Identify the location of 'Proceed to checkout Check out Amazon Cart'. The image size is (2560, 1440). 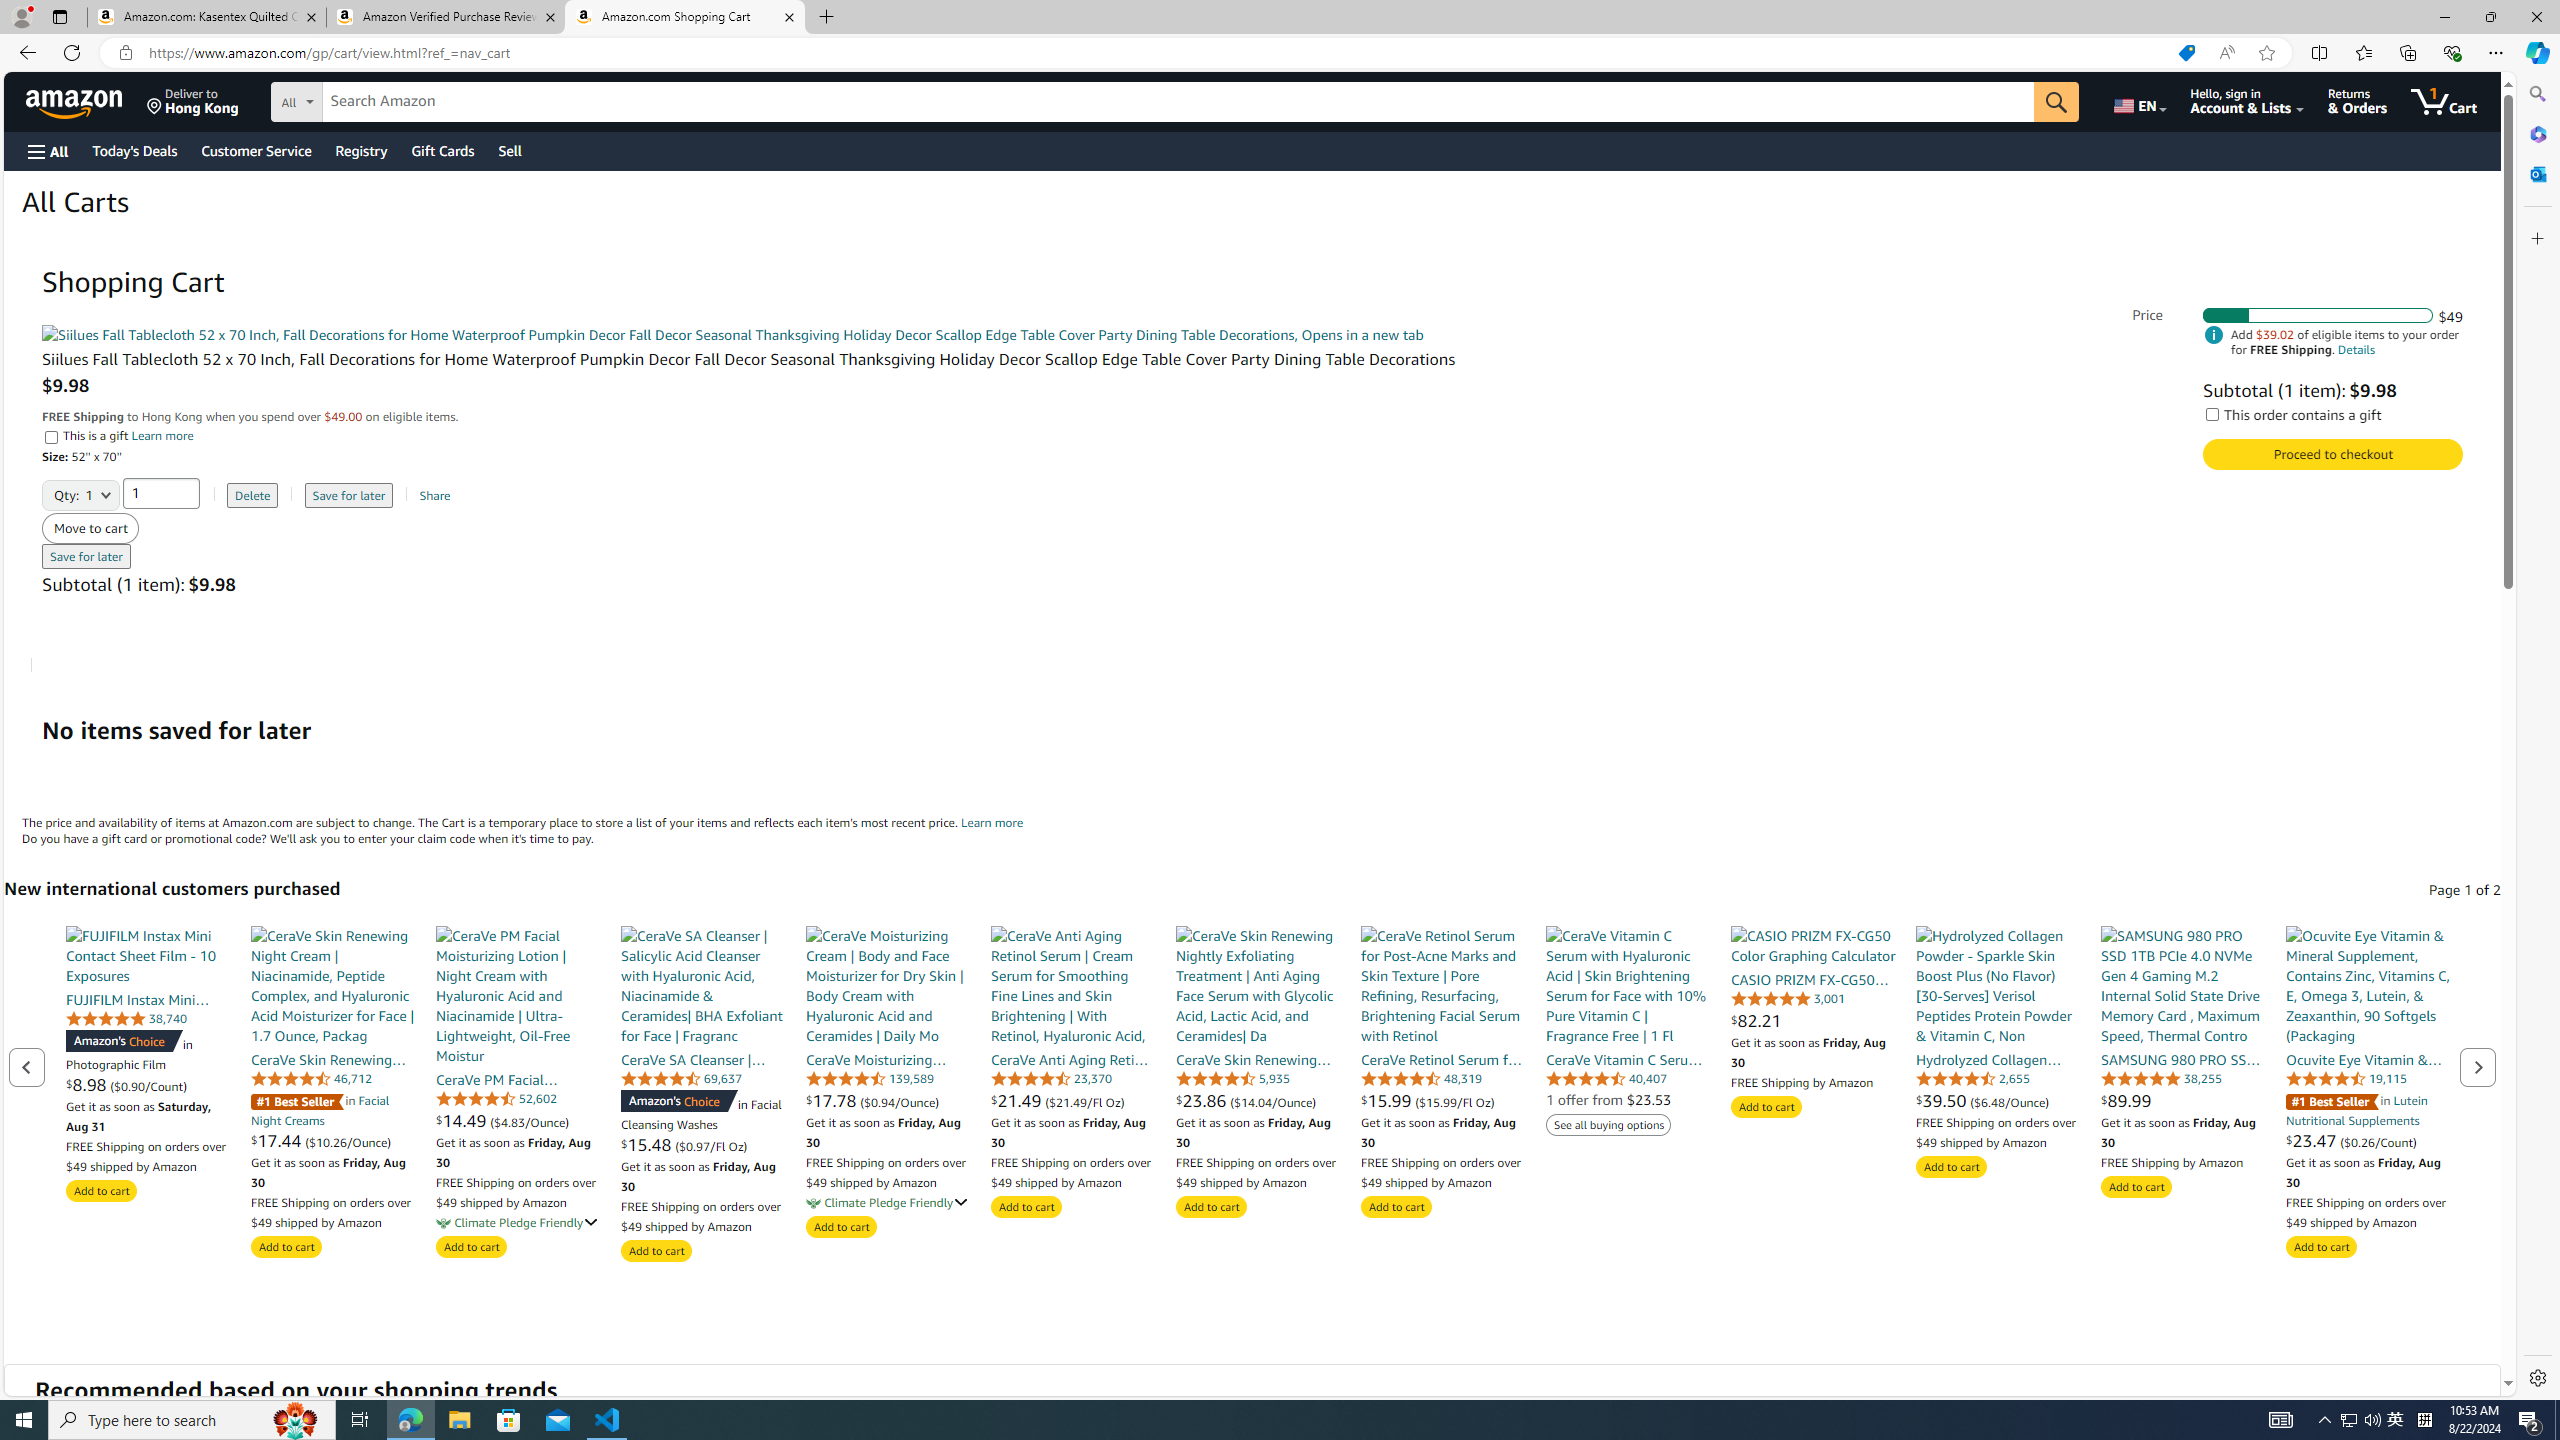
(2332, 455).